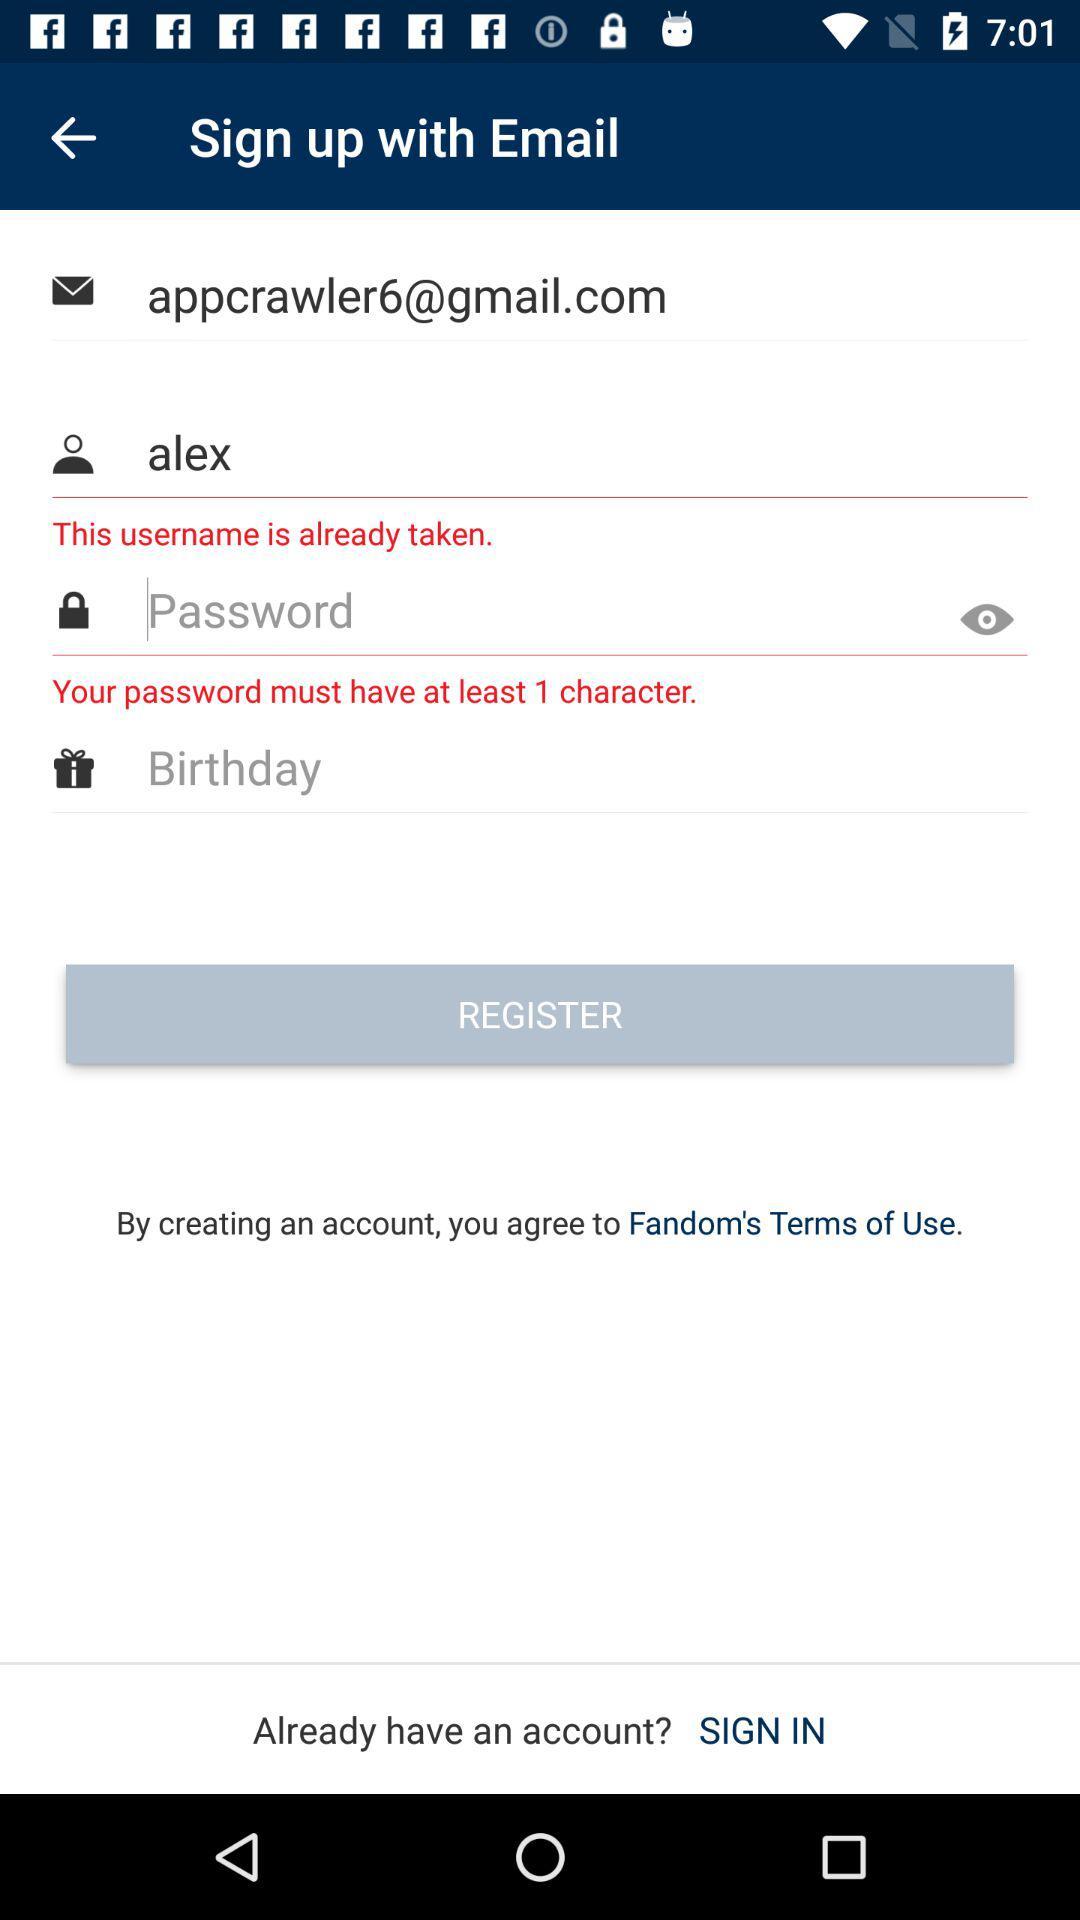  What do you see at coordinates (538, 1728) in the screenshot?
I see `the already have an icon` at bounding box center [538, 1728].